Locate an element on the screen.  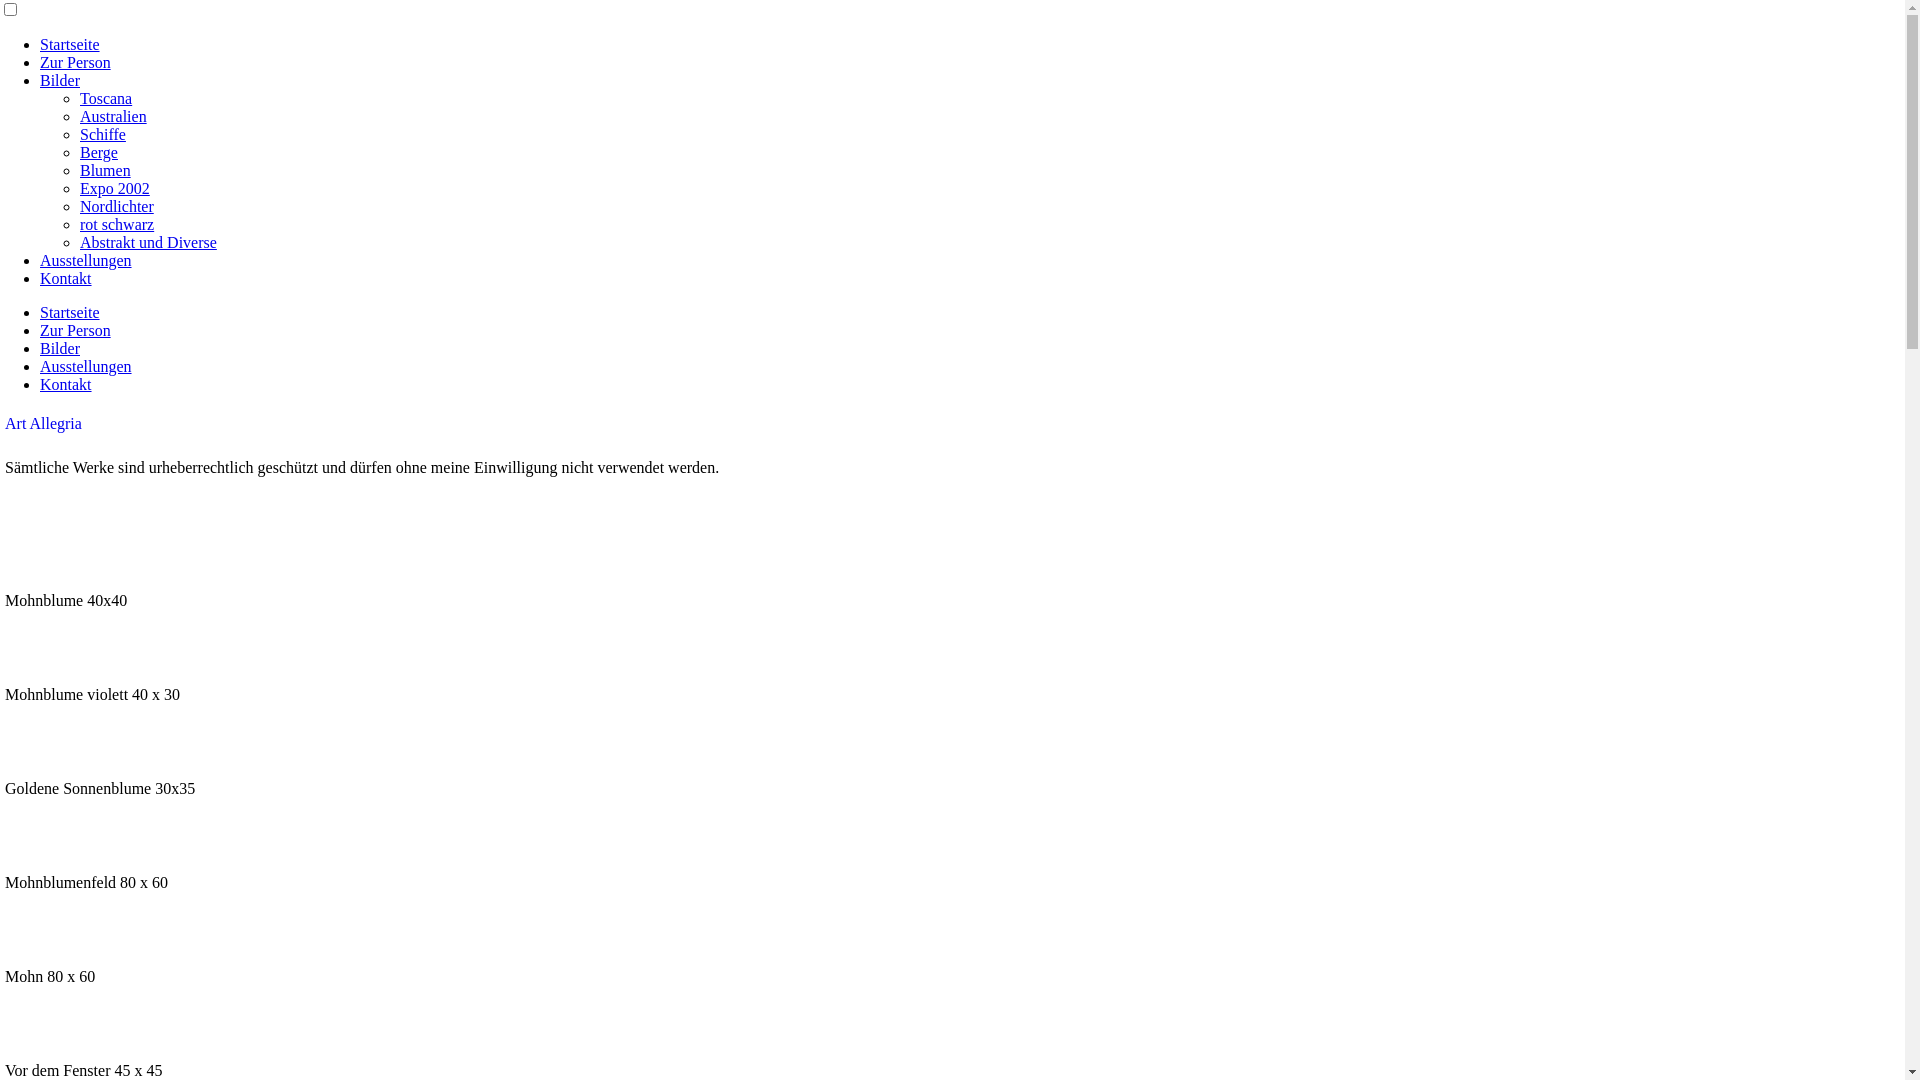
'Art Allegria' is located at coordinates (4, 422).